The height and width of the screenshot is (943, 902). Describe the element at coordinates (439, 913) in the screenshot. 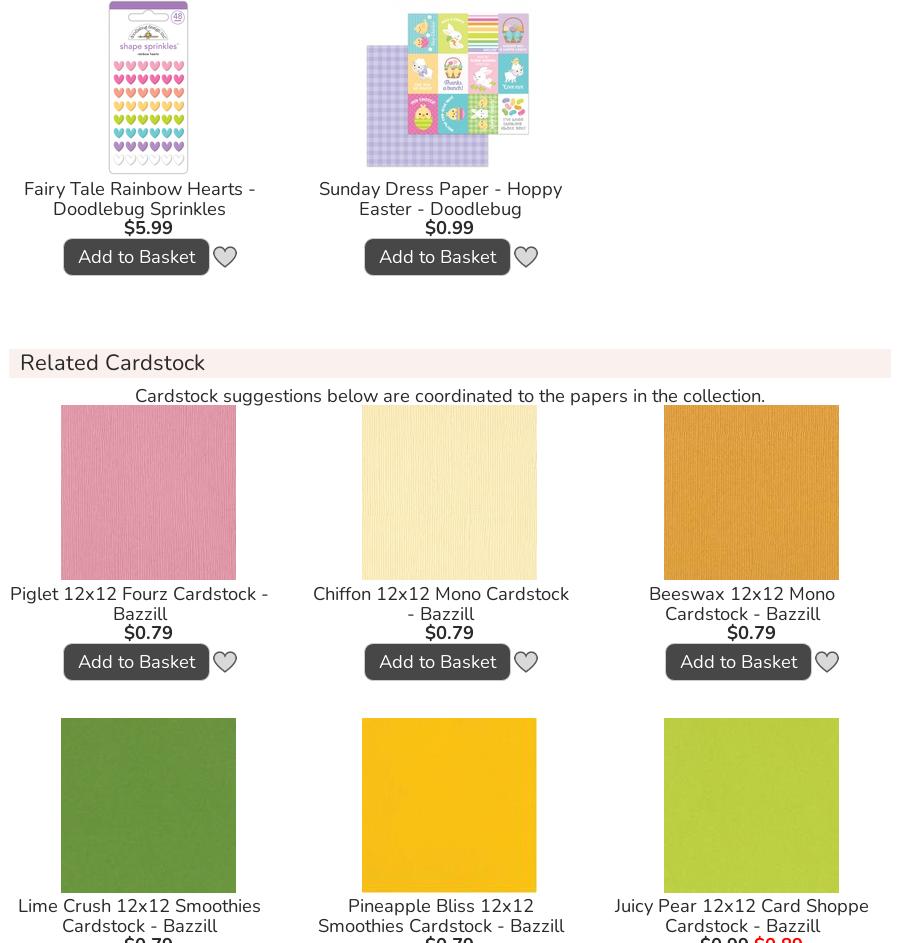

I see `'Pineapple Bliss 12x12 Smoothies Cardstock - Bazzill'` at that location.